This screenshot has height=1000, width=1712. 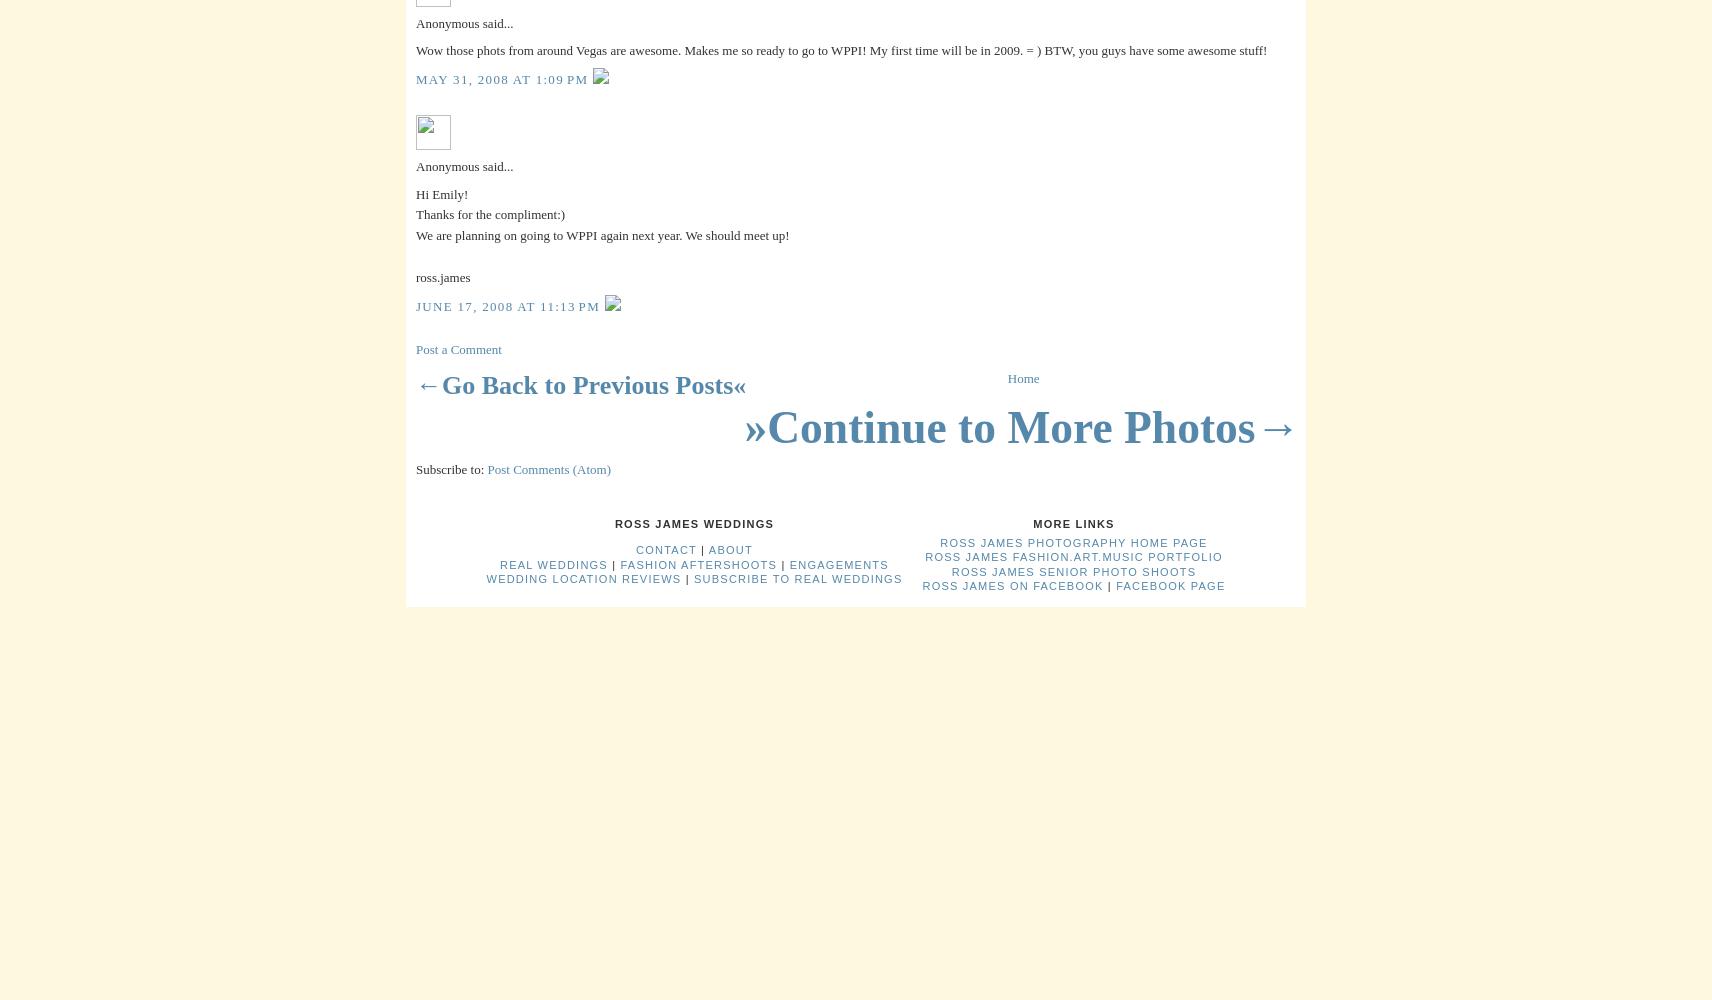 What do you see at coordinates (489, 213) in the screenshot?
I see `'Thanks for the compliment:)'` at bounding box center [489, 213].